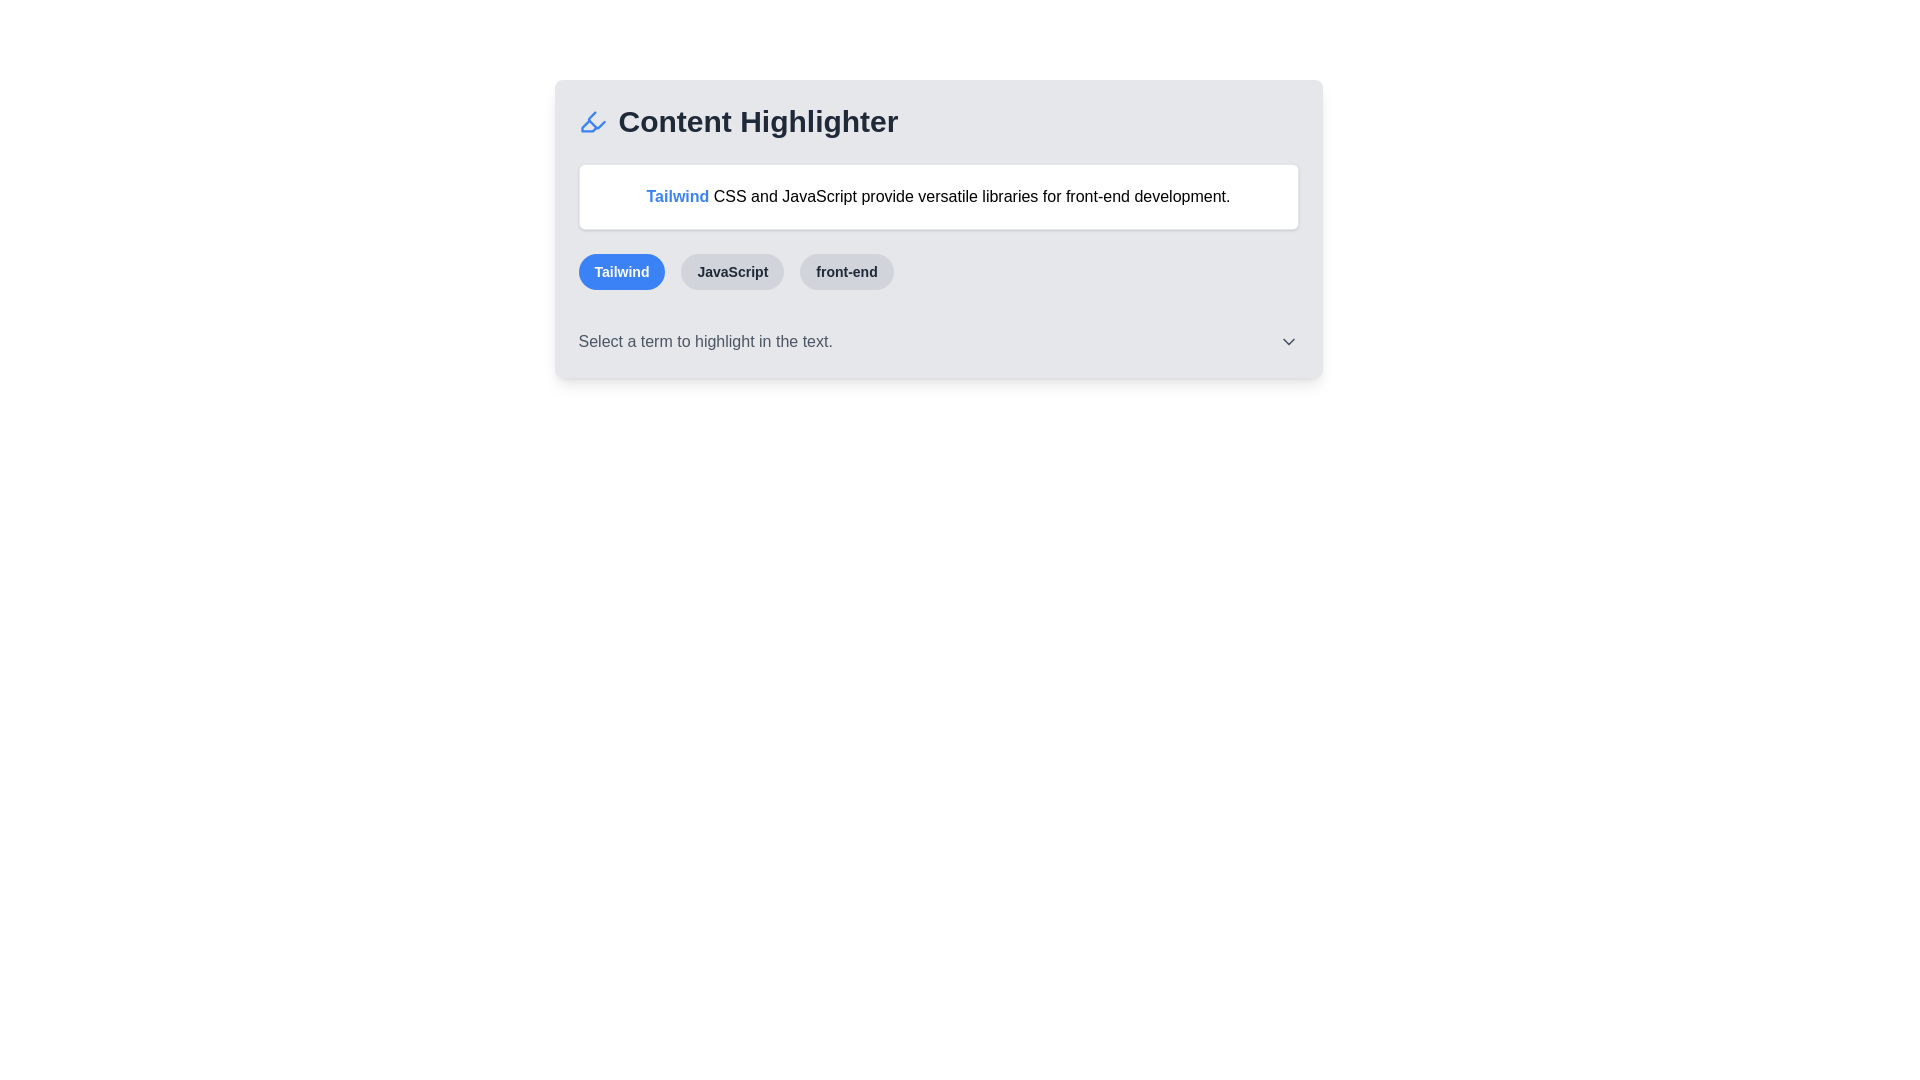 Image resolution: width=1920 pixels, height=1080 pixels. I want to click on the 'Tailwind' button-like tag, so click(620, 272).